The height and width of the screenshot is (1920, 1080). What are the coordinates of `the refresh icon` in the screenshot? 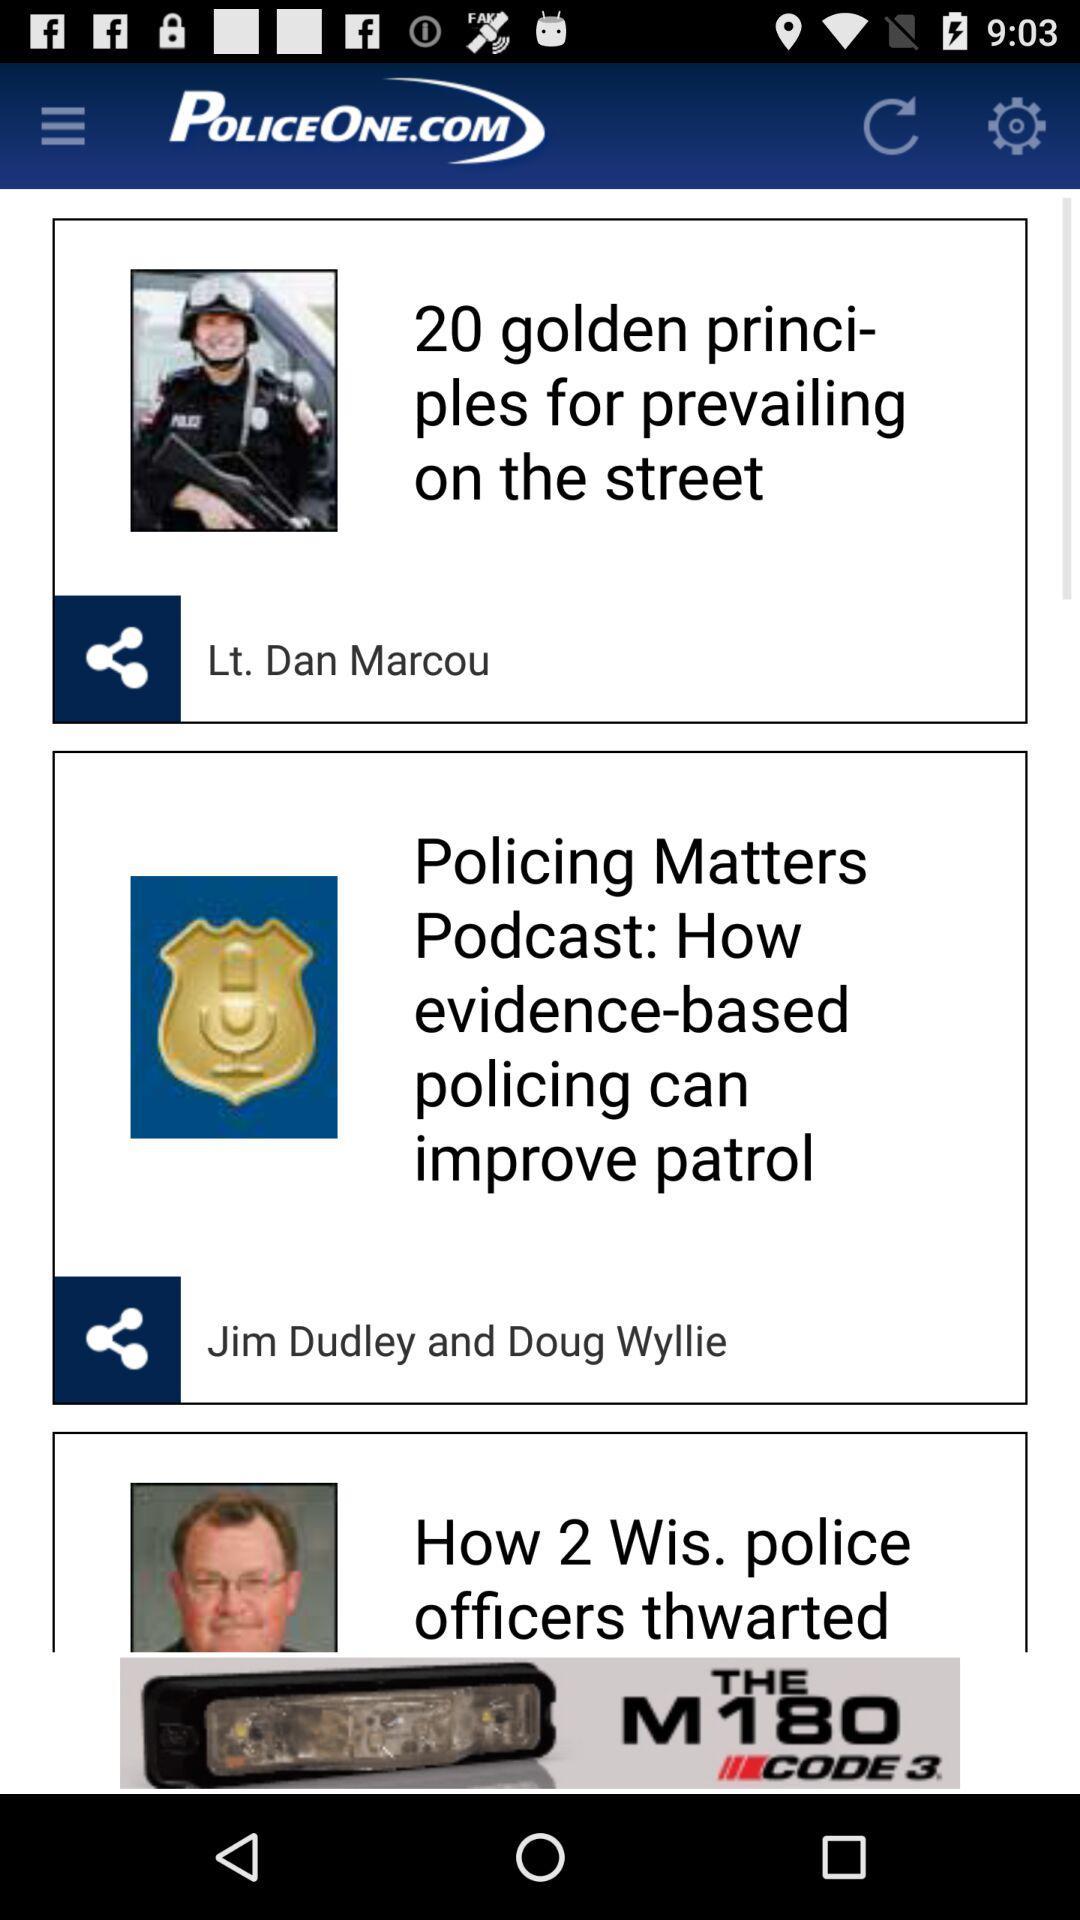 It's located at (890, 133).